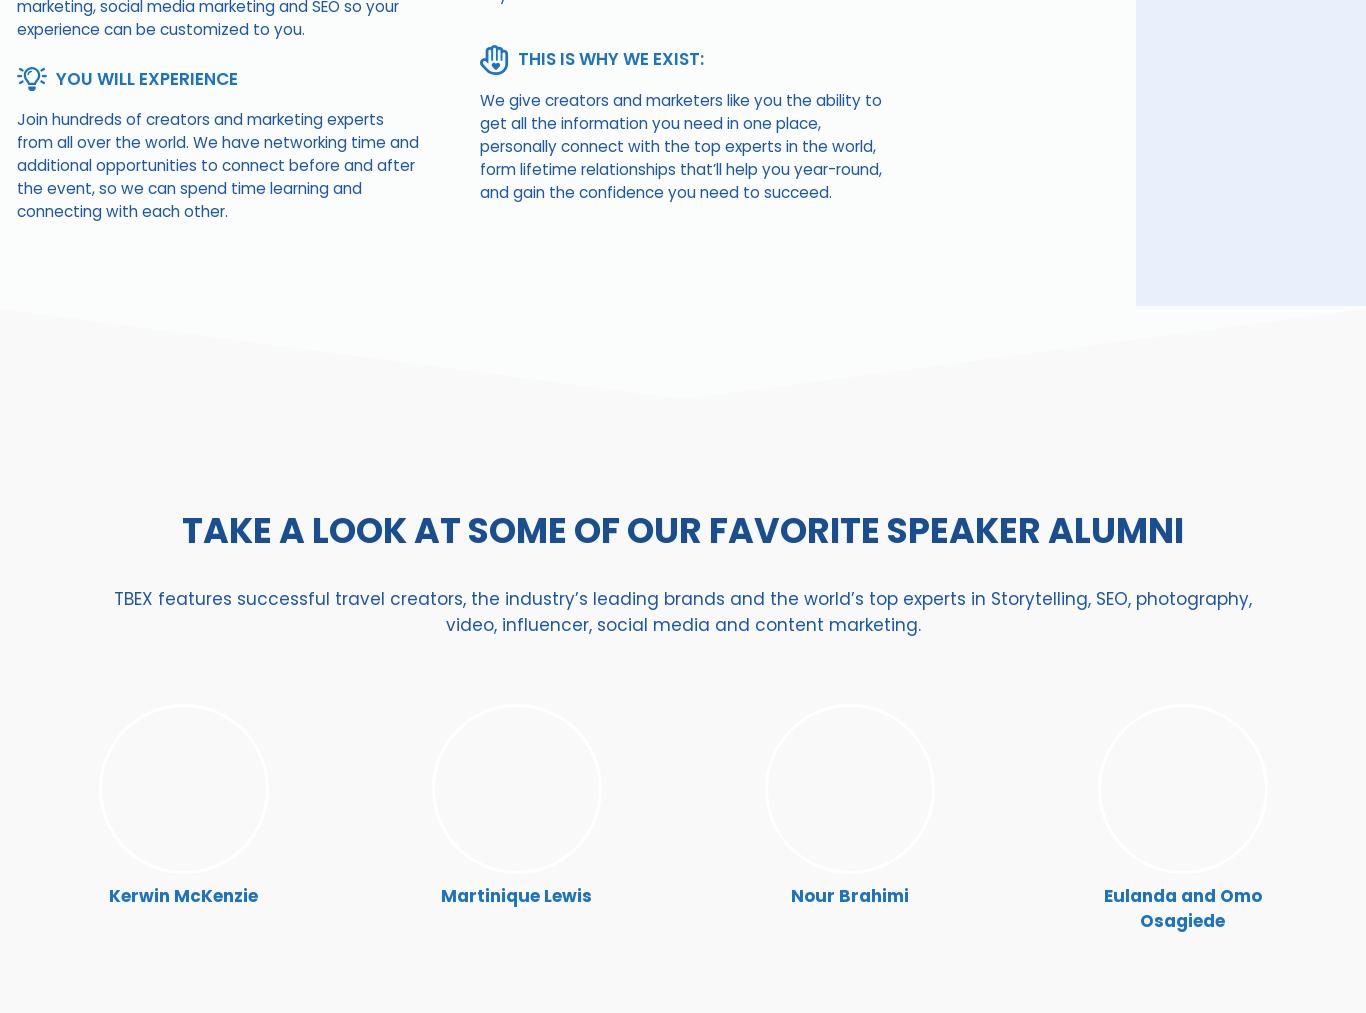 Image resolution: width=1366 pixels, height=1013 pixels. I want to click on 'This is why we exist:', so click(610, 57).